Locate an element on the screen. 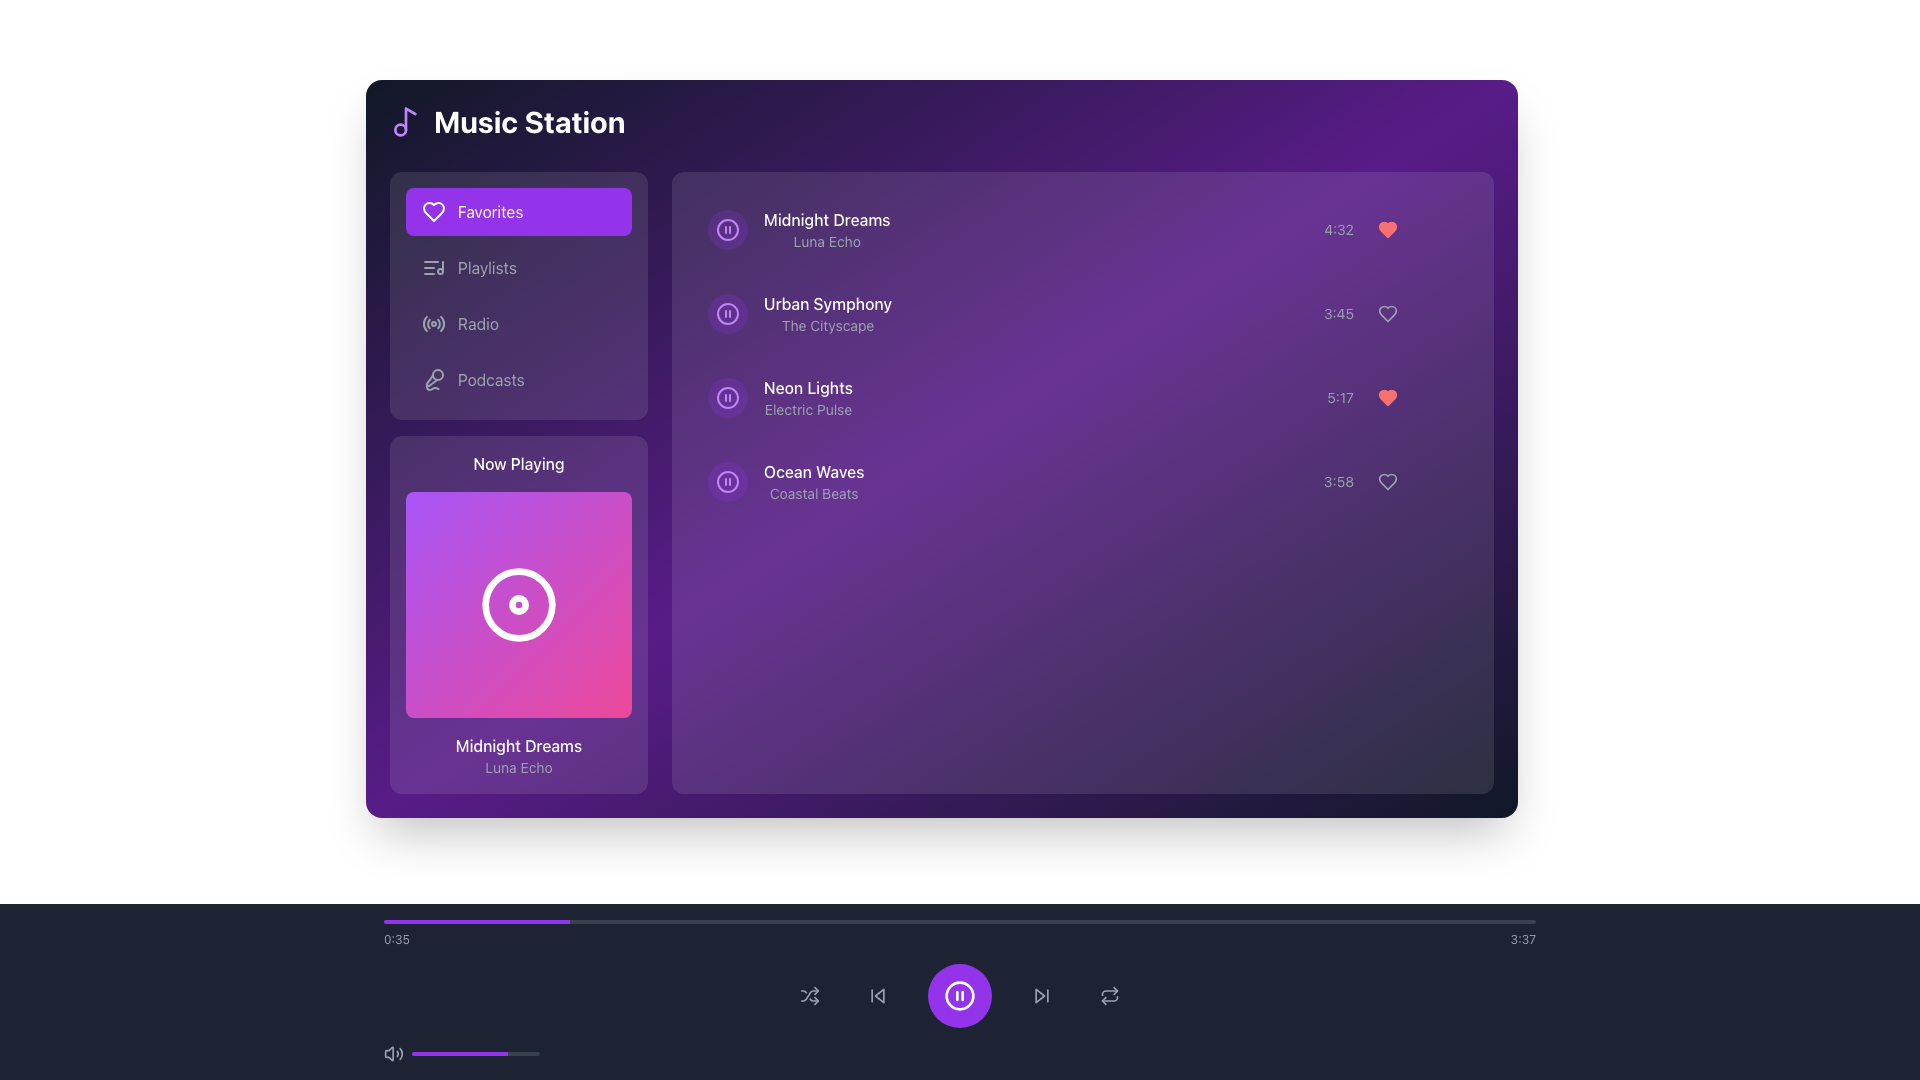 The width and height of the screenshot is (1920, 1080). the small circular button with a purple background and a pause symbol located to the left of the 'Neon Lights' title in the third row of the playlist is located at coordinates (727, 397).